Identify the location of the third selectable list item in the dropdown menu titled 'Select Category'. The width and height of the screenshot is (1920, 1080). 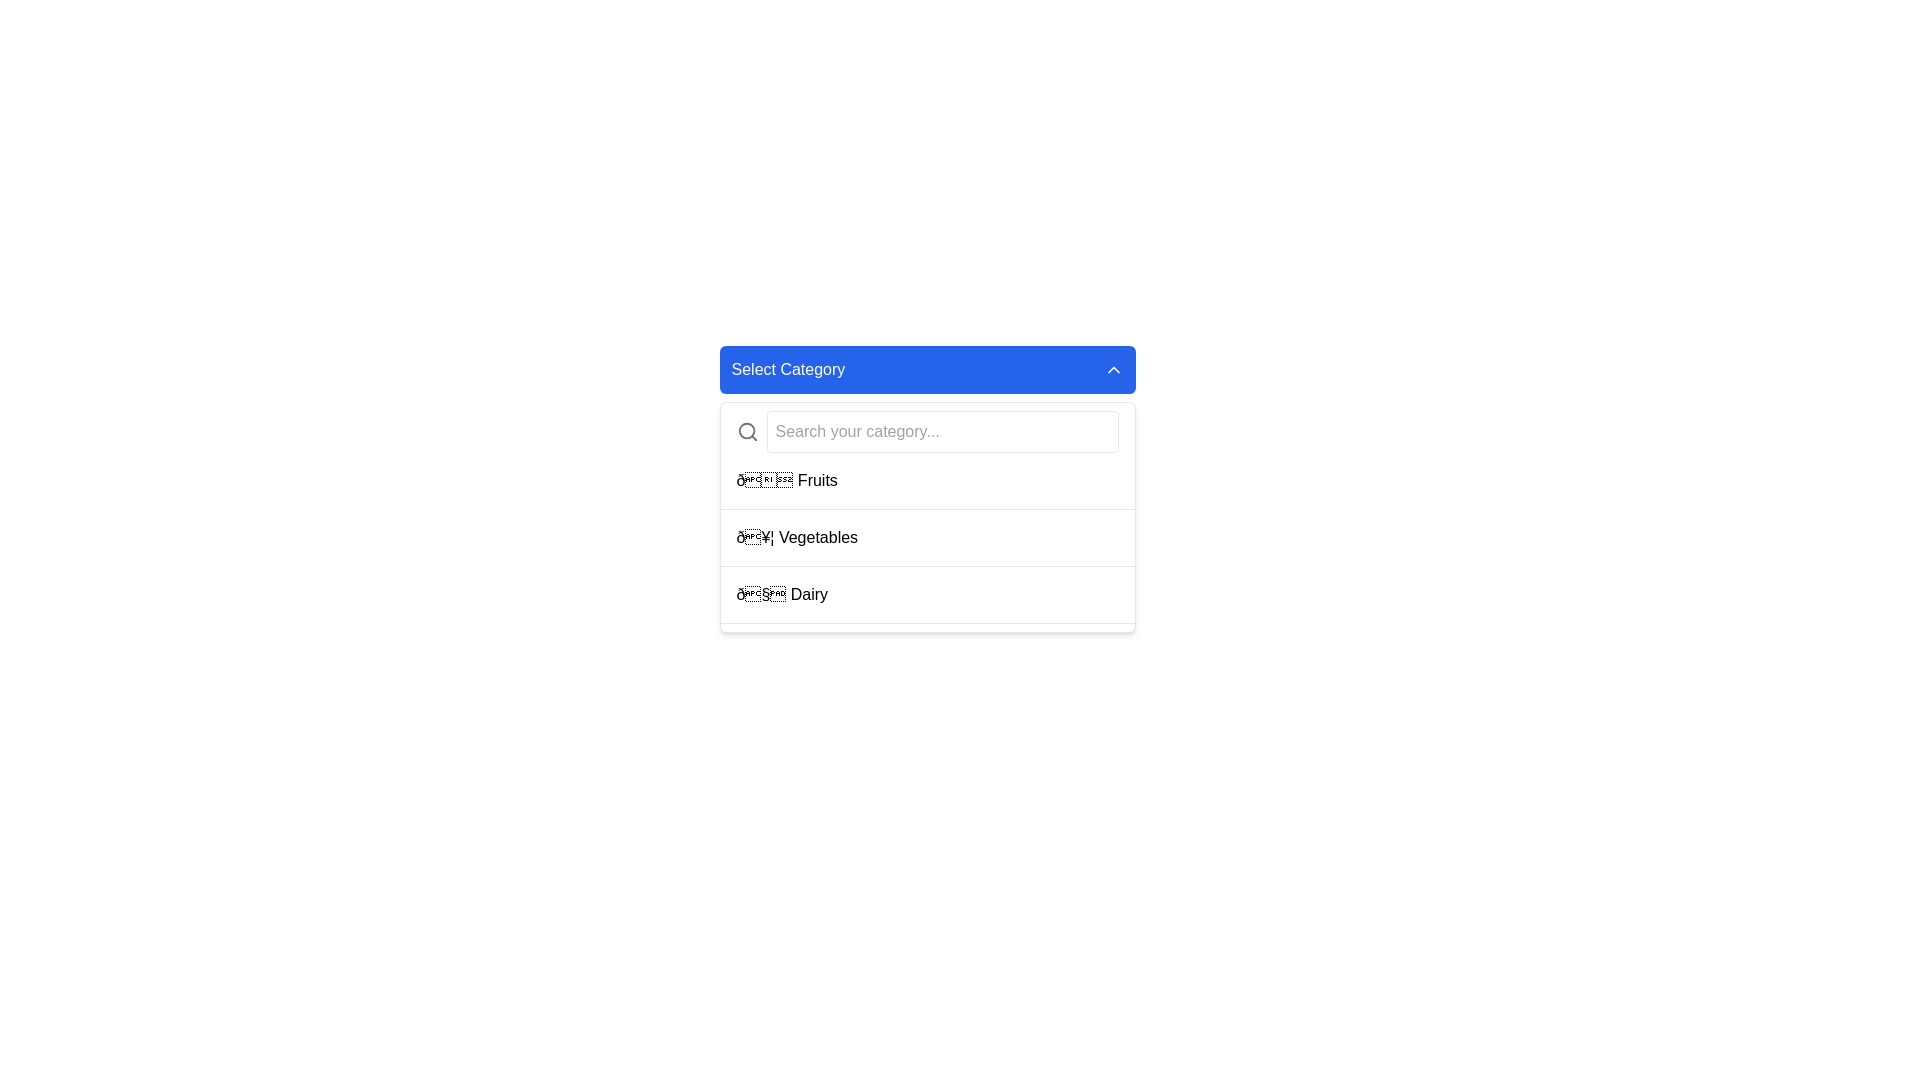
(926, 594).